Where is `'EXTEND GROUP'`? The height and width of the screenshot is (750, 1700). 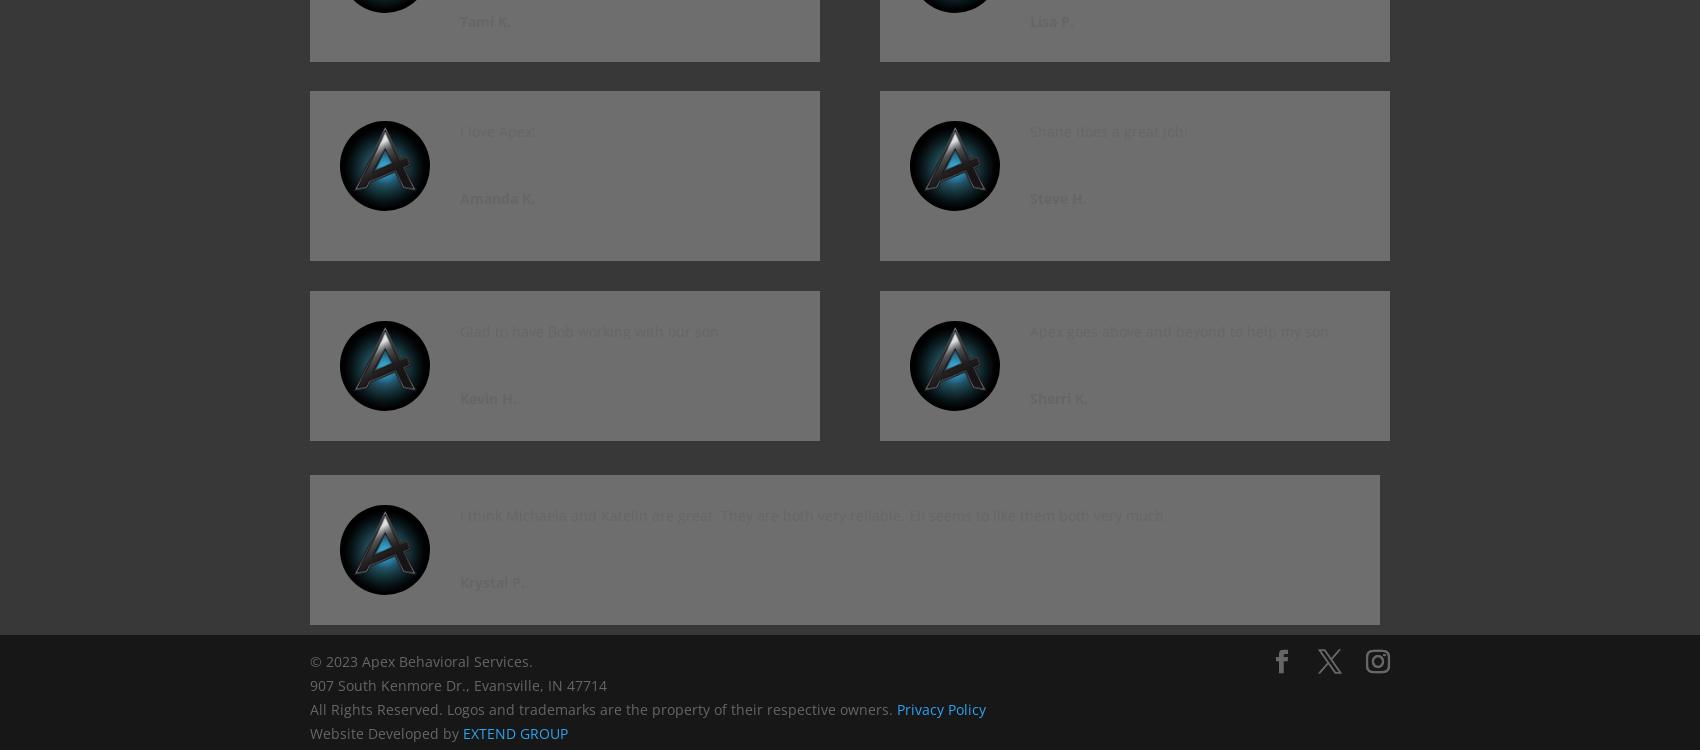
'EXTEND GROUP' is located at coordinates (515, 731).